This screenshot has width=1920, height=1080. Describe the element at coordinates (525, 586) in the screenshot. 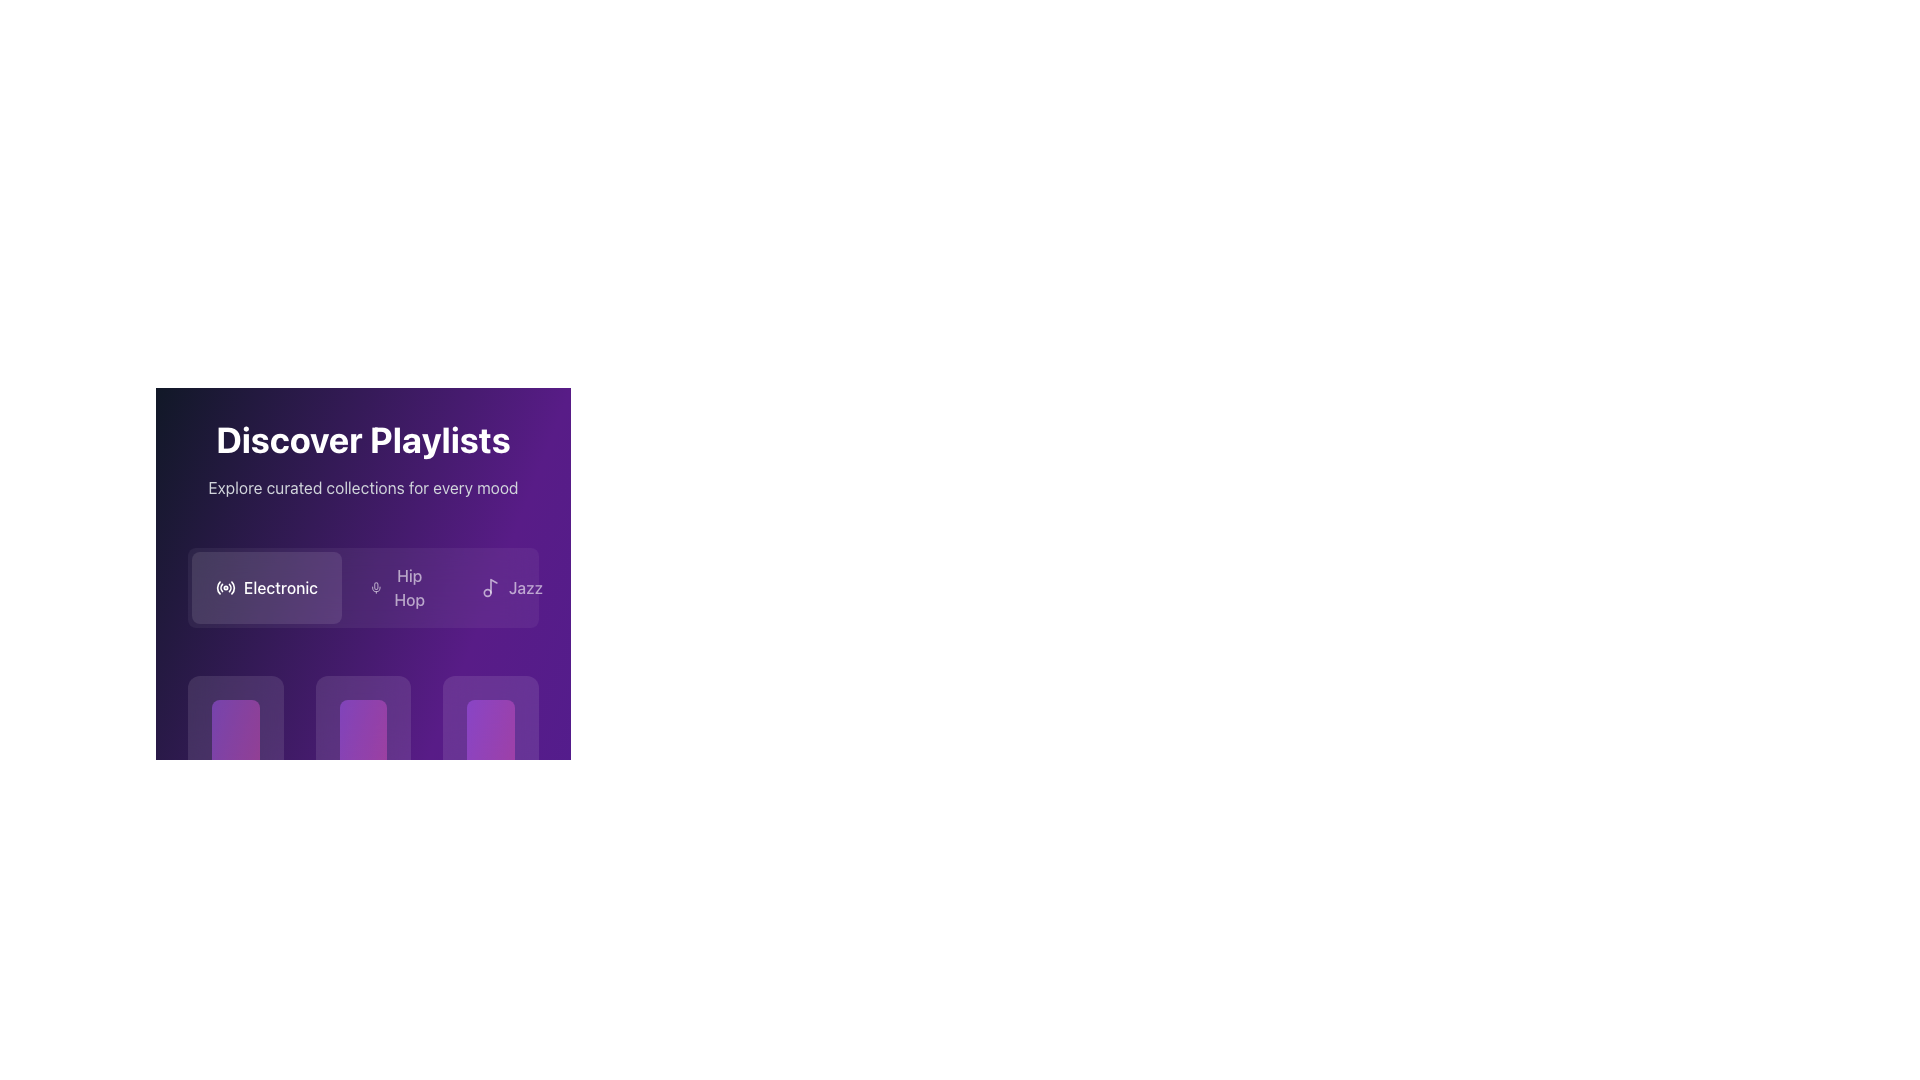

I see `the text label reading 'Jazz', which is styled with a medium font weight in light white color on a purple background` at that location.